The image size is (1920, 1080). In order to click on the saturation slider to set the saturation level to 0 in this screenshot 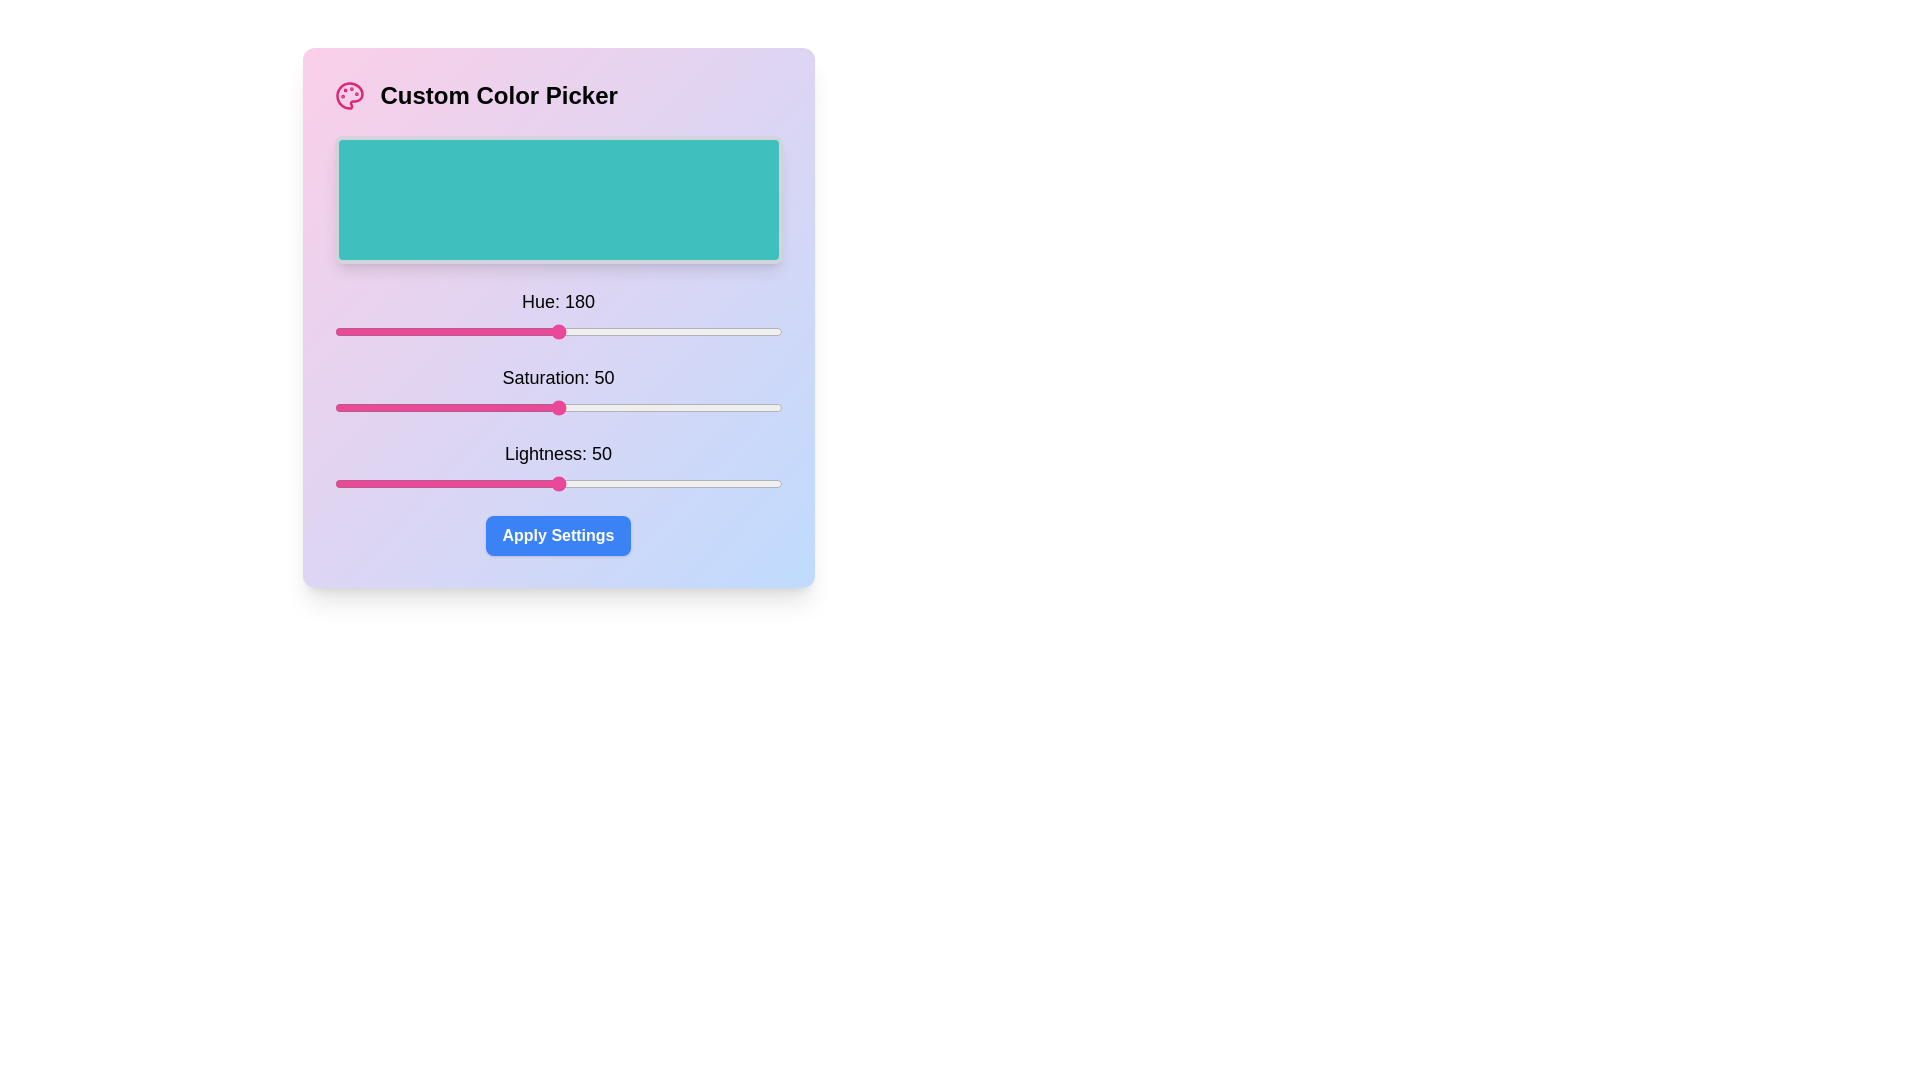, I will do `click(334, 407)`.